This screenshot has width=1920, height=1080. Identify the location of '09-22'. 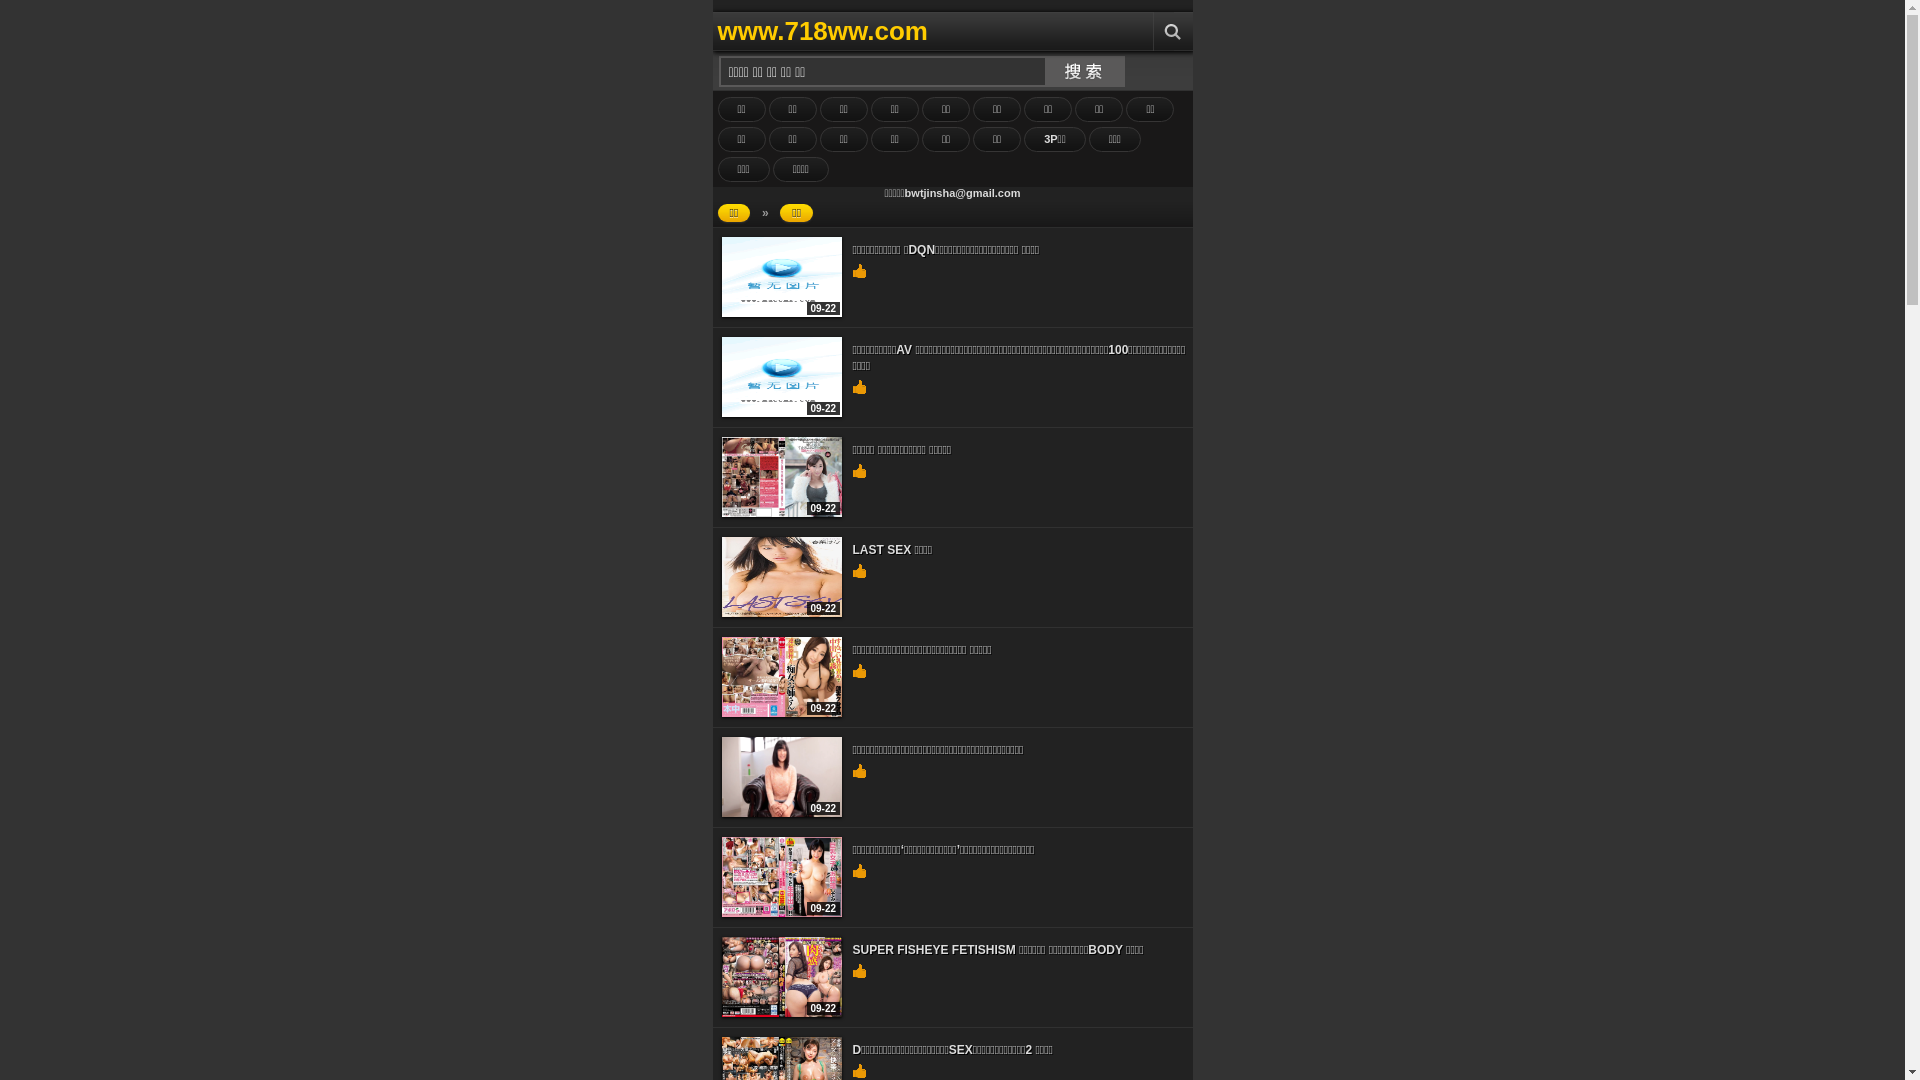
(781, 1013).